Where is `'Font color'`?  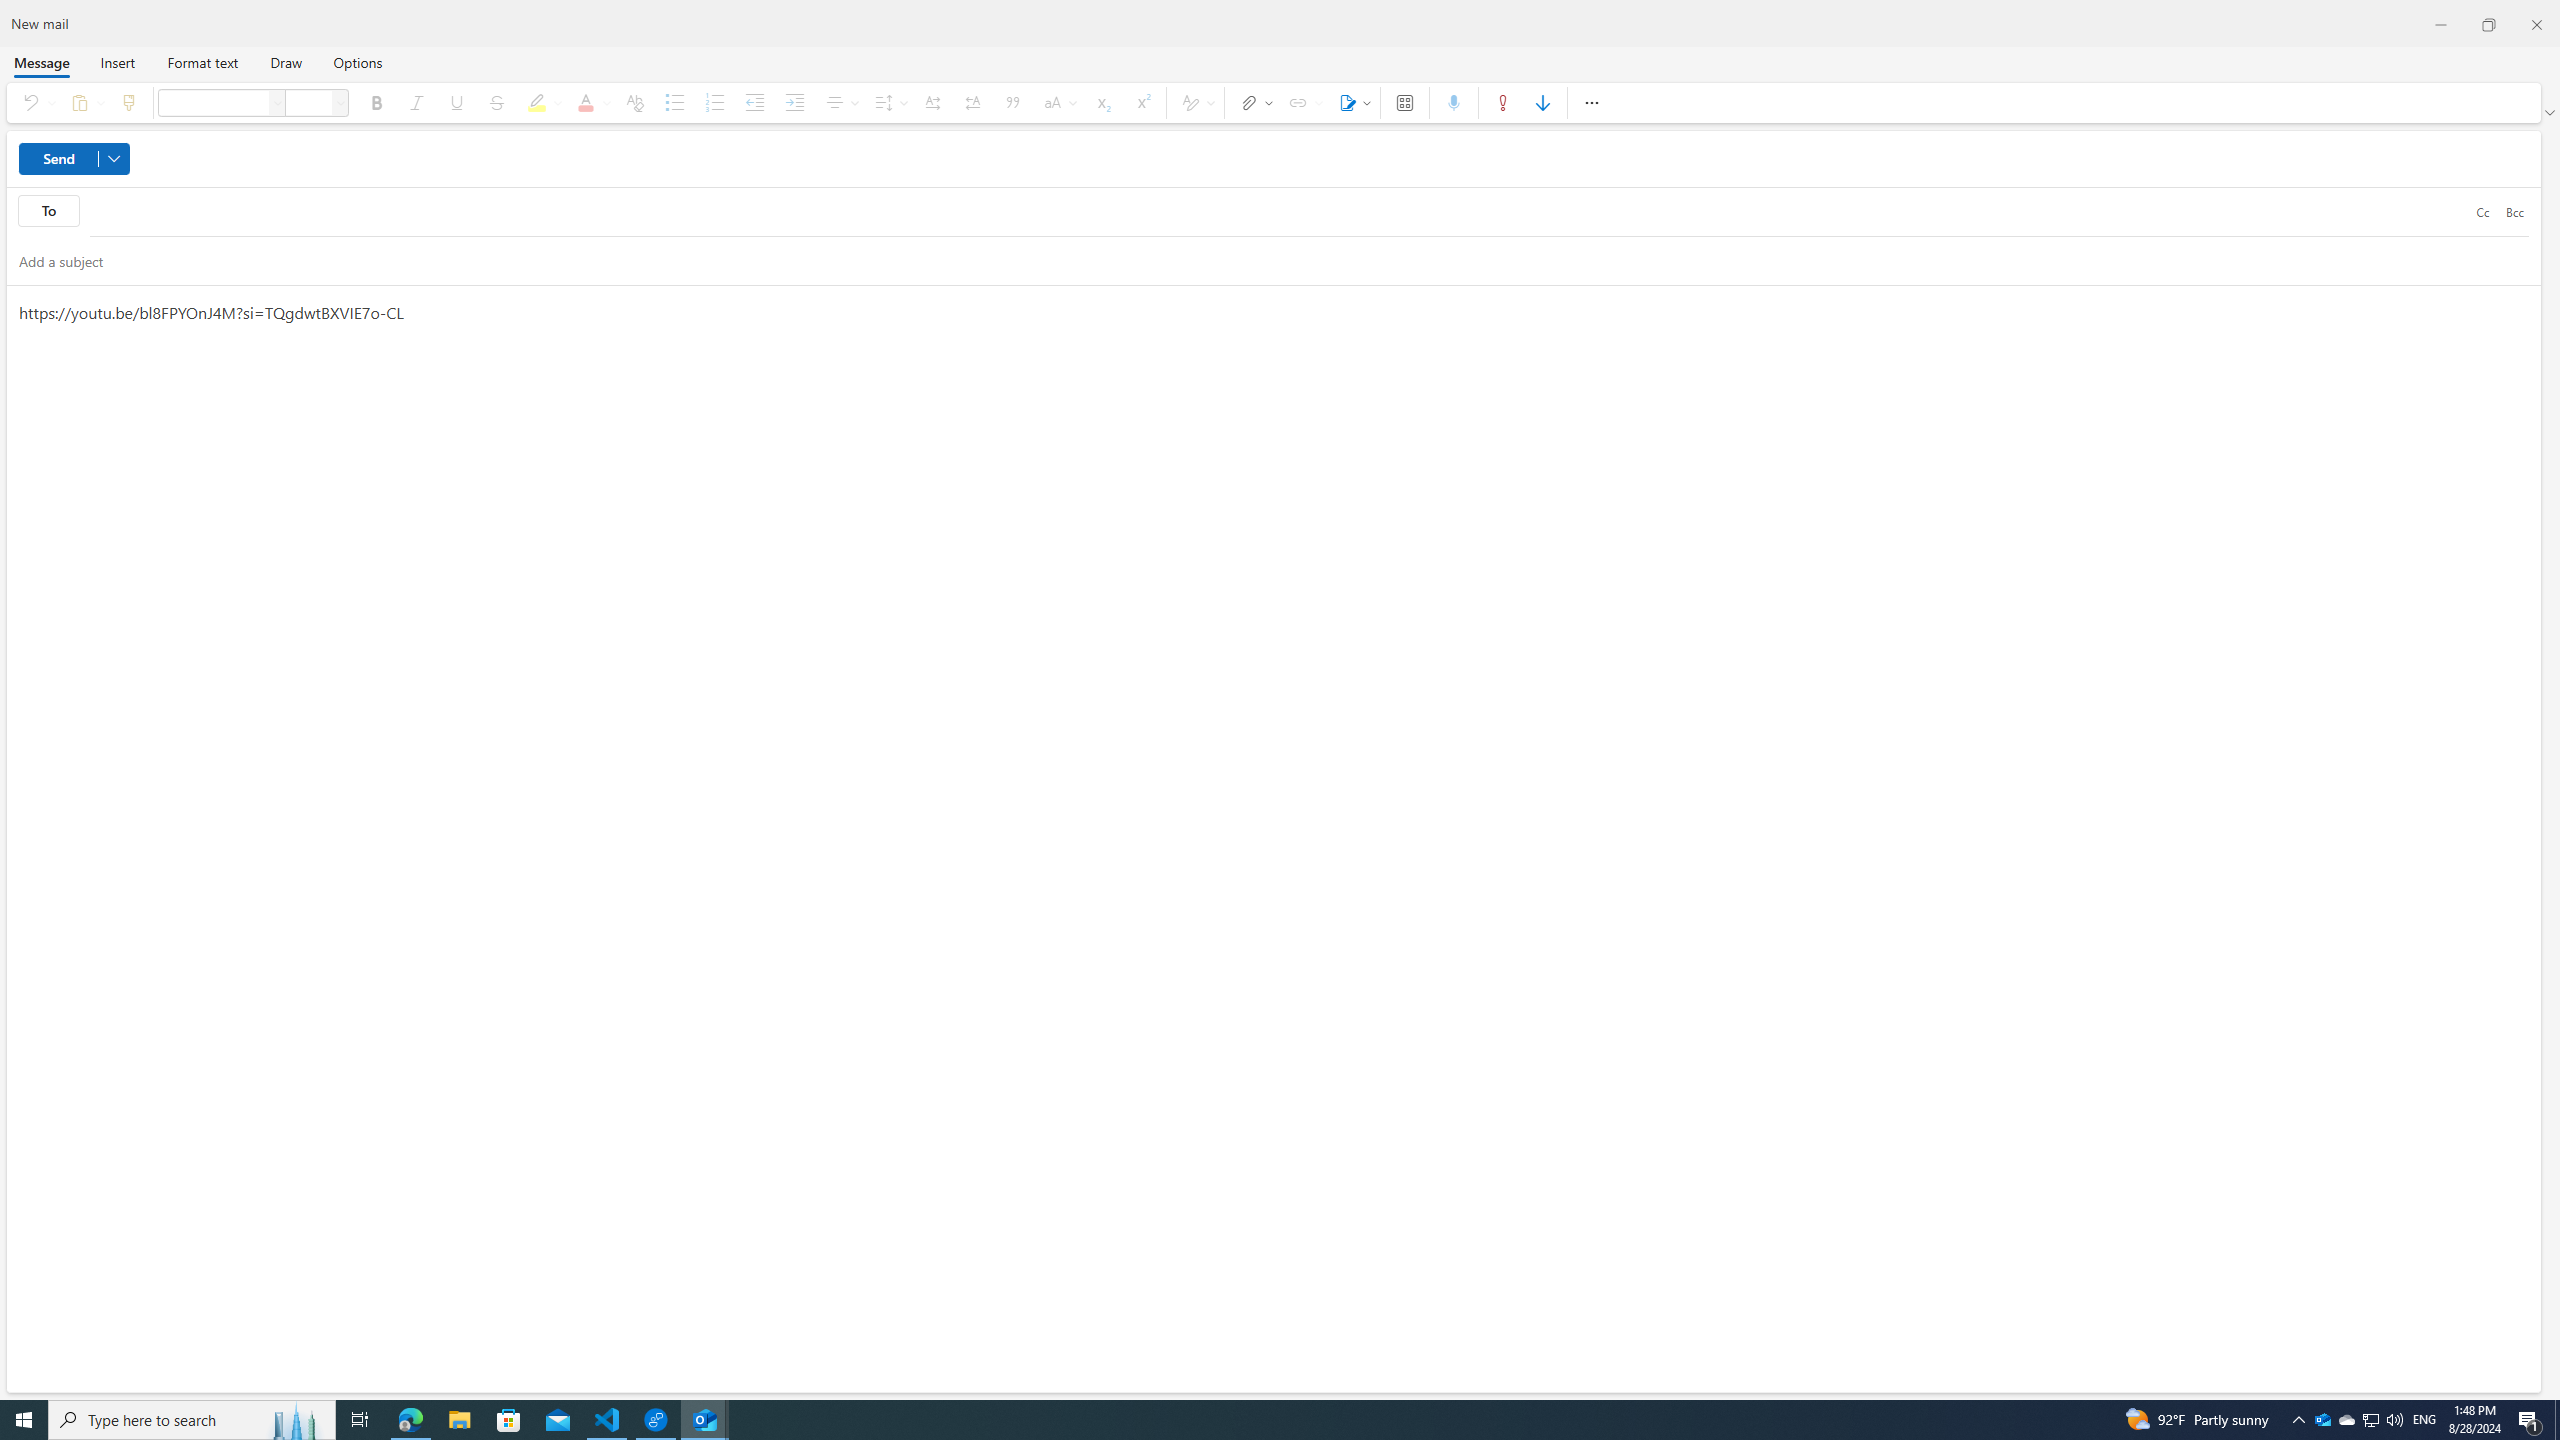
'Font color' is located at coordinates (590, 102).